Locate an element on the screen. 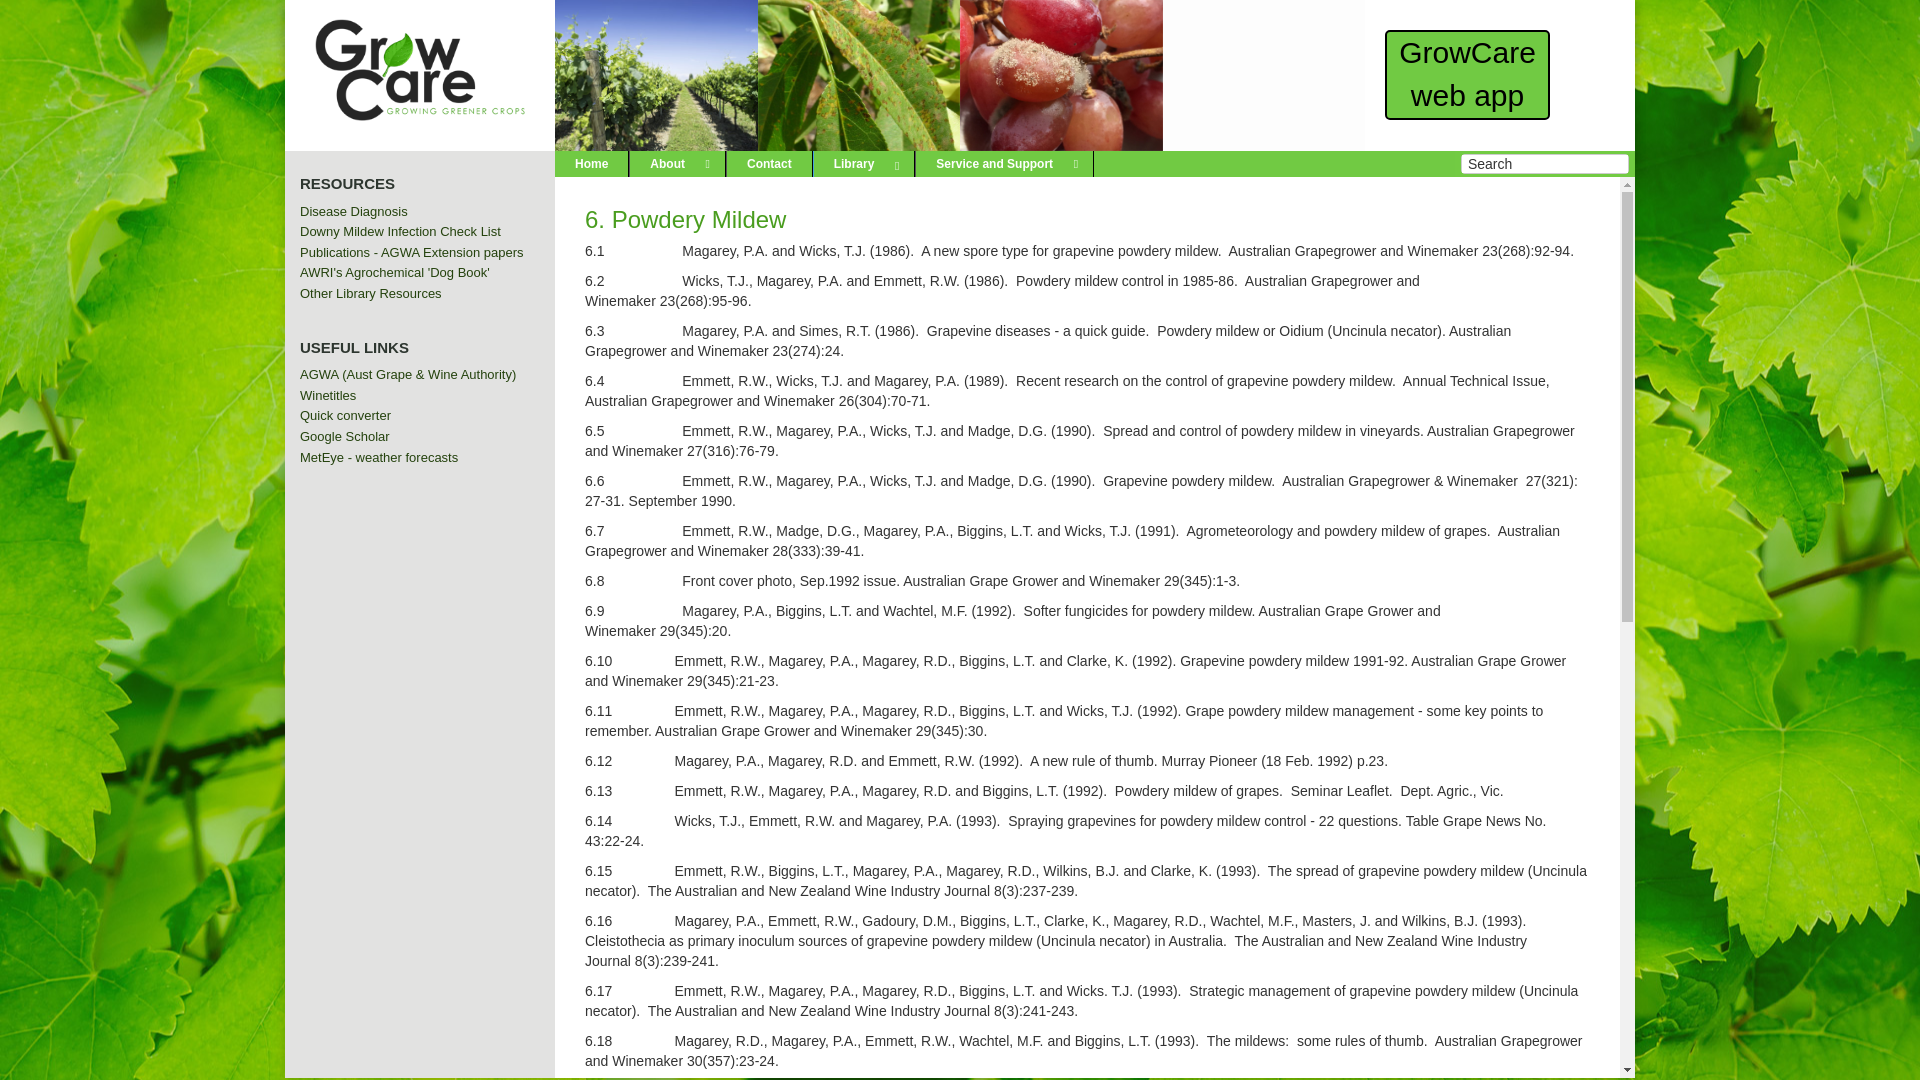 Image resolution: width=1920 pixels, height=1080 pixels. 'Disease Diagnosis' is located at coordinates (354, 211).